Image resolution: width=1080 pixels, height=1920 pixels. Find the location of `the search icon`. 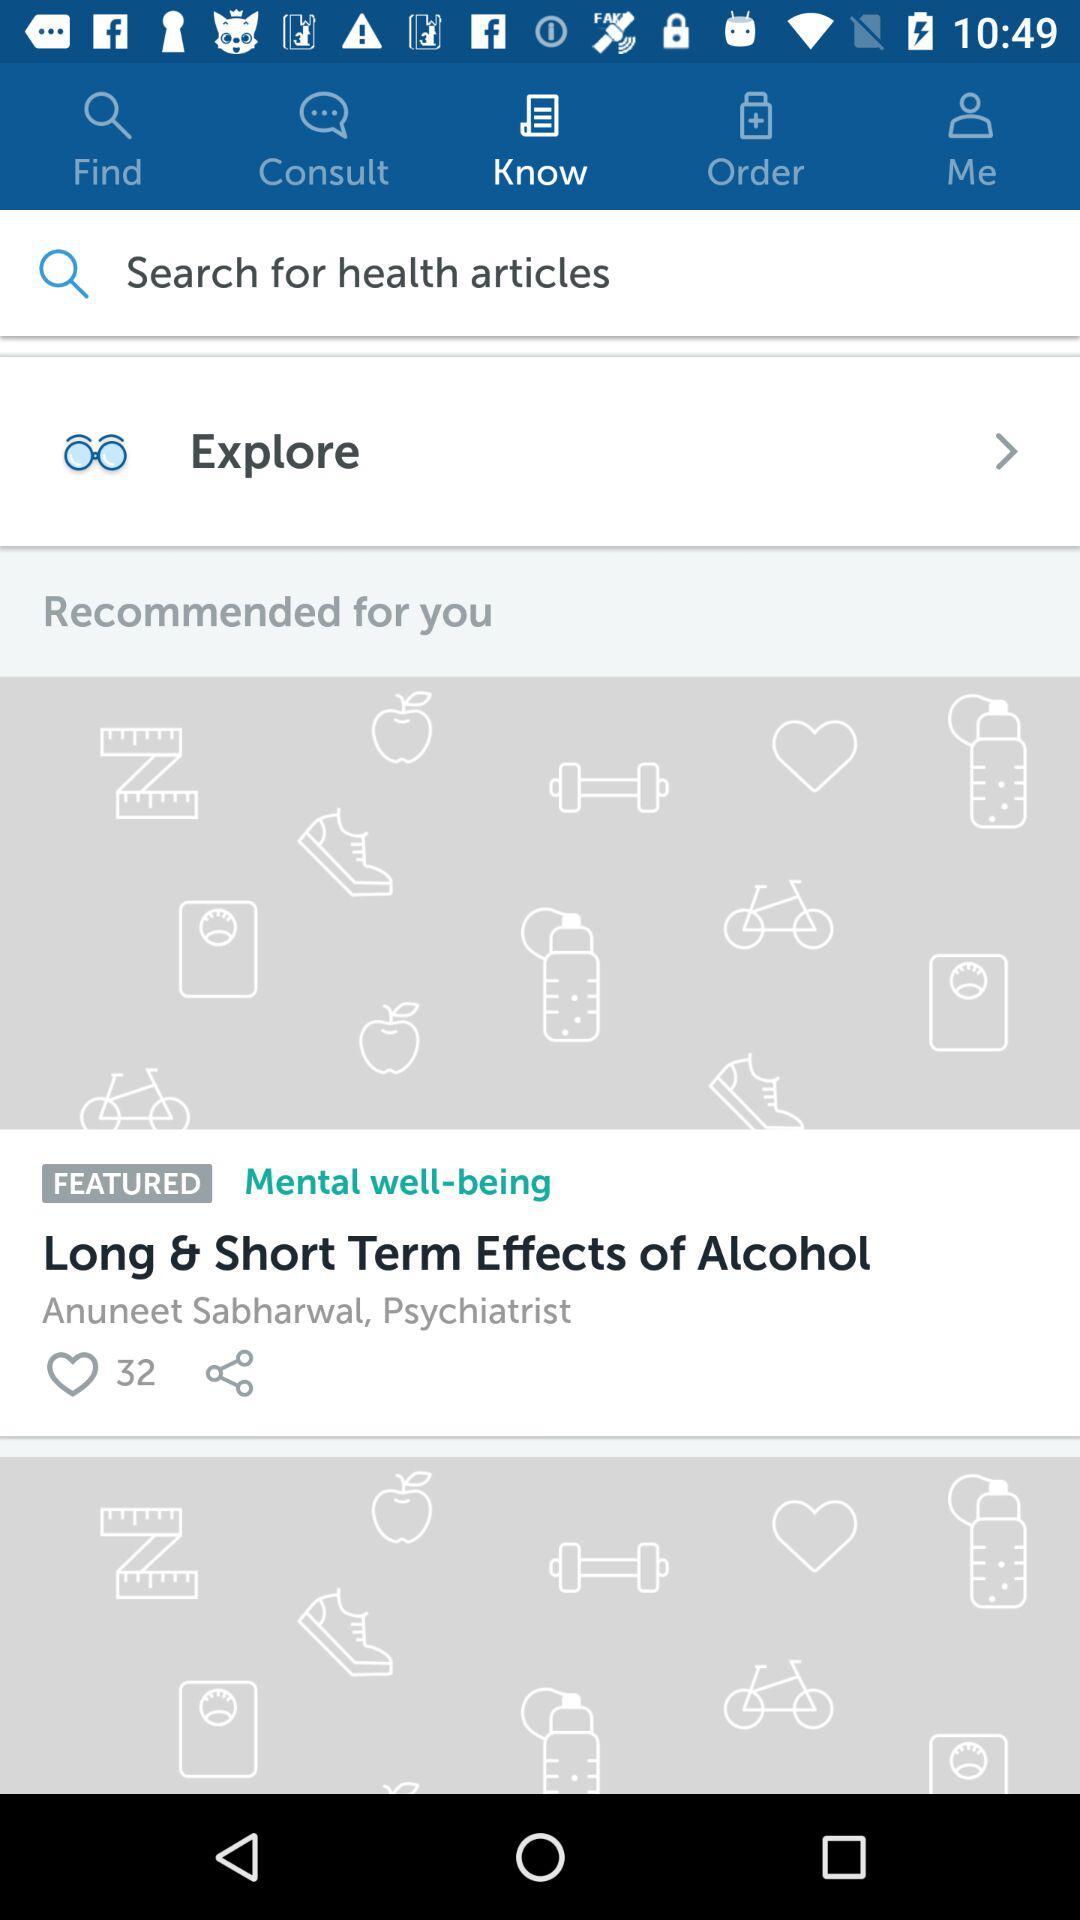

the search icon is located at coordinates (61, 272).